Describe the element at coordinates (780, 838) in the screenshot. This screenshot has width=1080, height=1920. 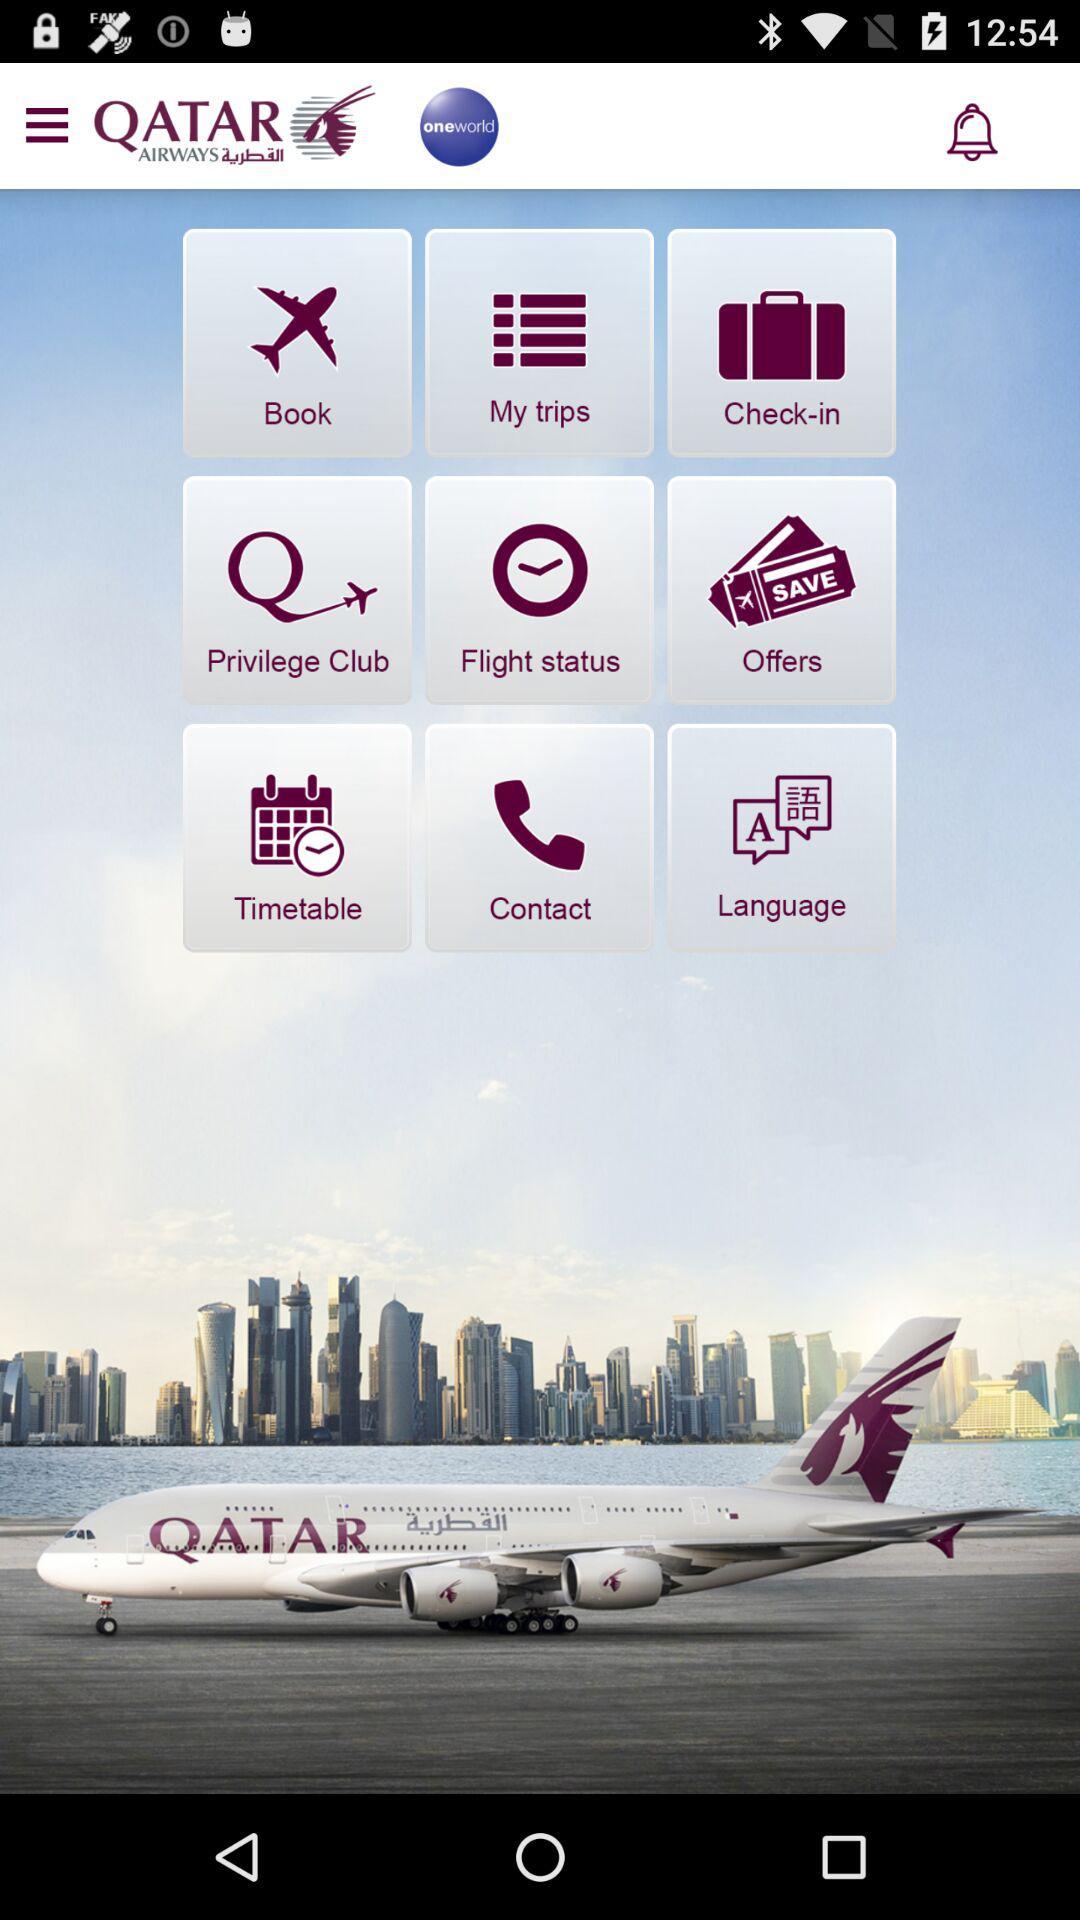
I see `change language` at that location.